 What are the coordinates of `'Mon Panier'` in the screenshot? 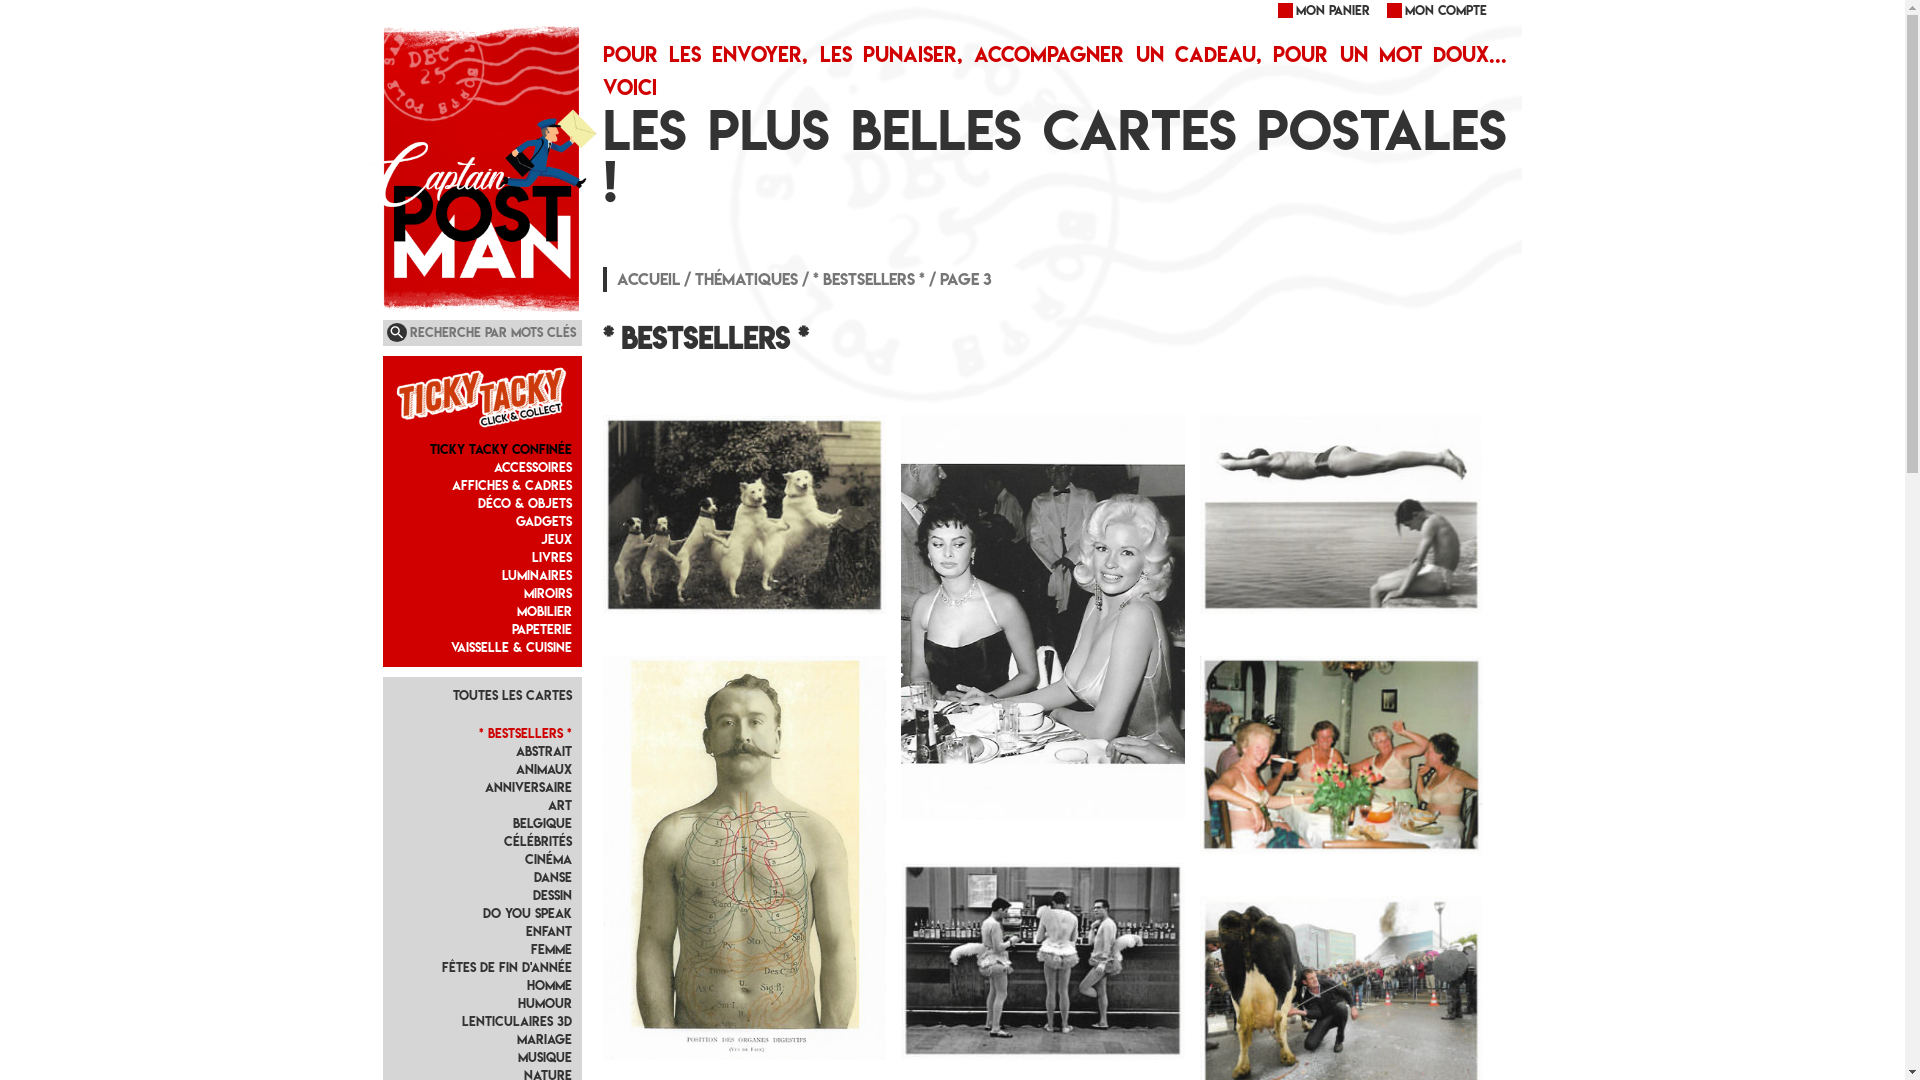 It's located at (1274, 10).